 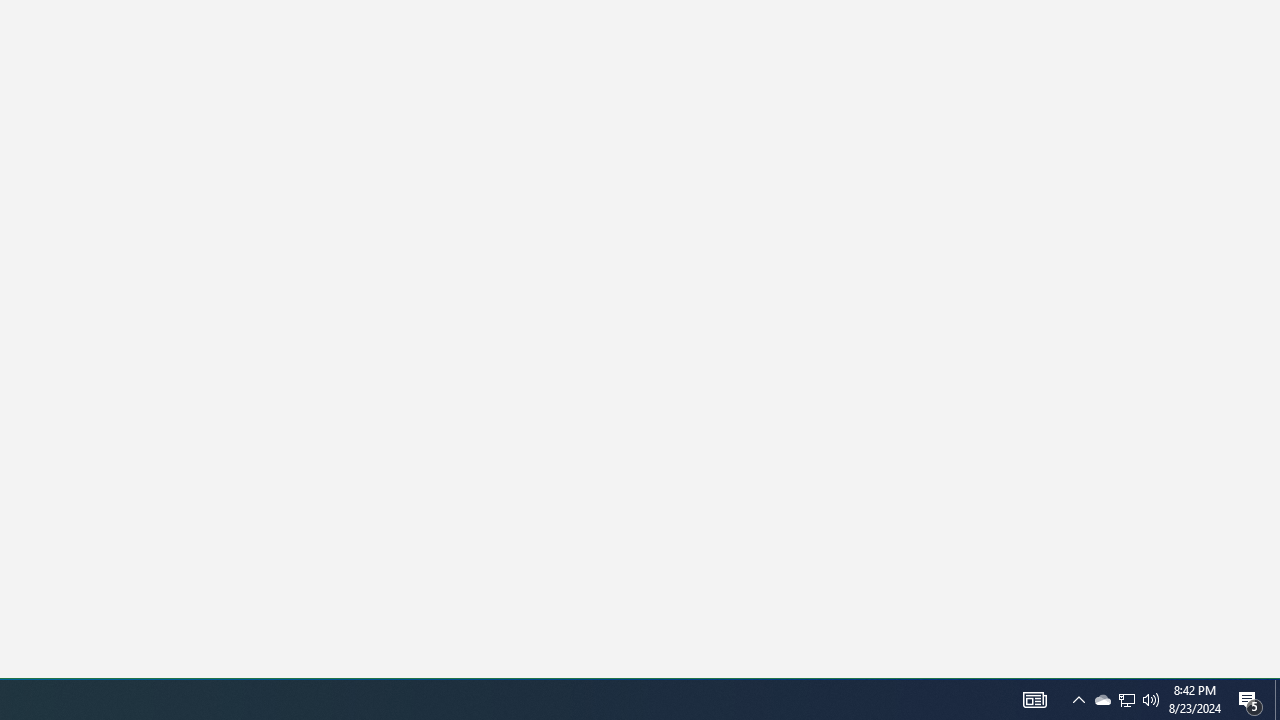 I want to click on 'Action Center, 5 new notifications', so click(x=1250, y=698).